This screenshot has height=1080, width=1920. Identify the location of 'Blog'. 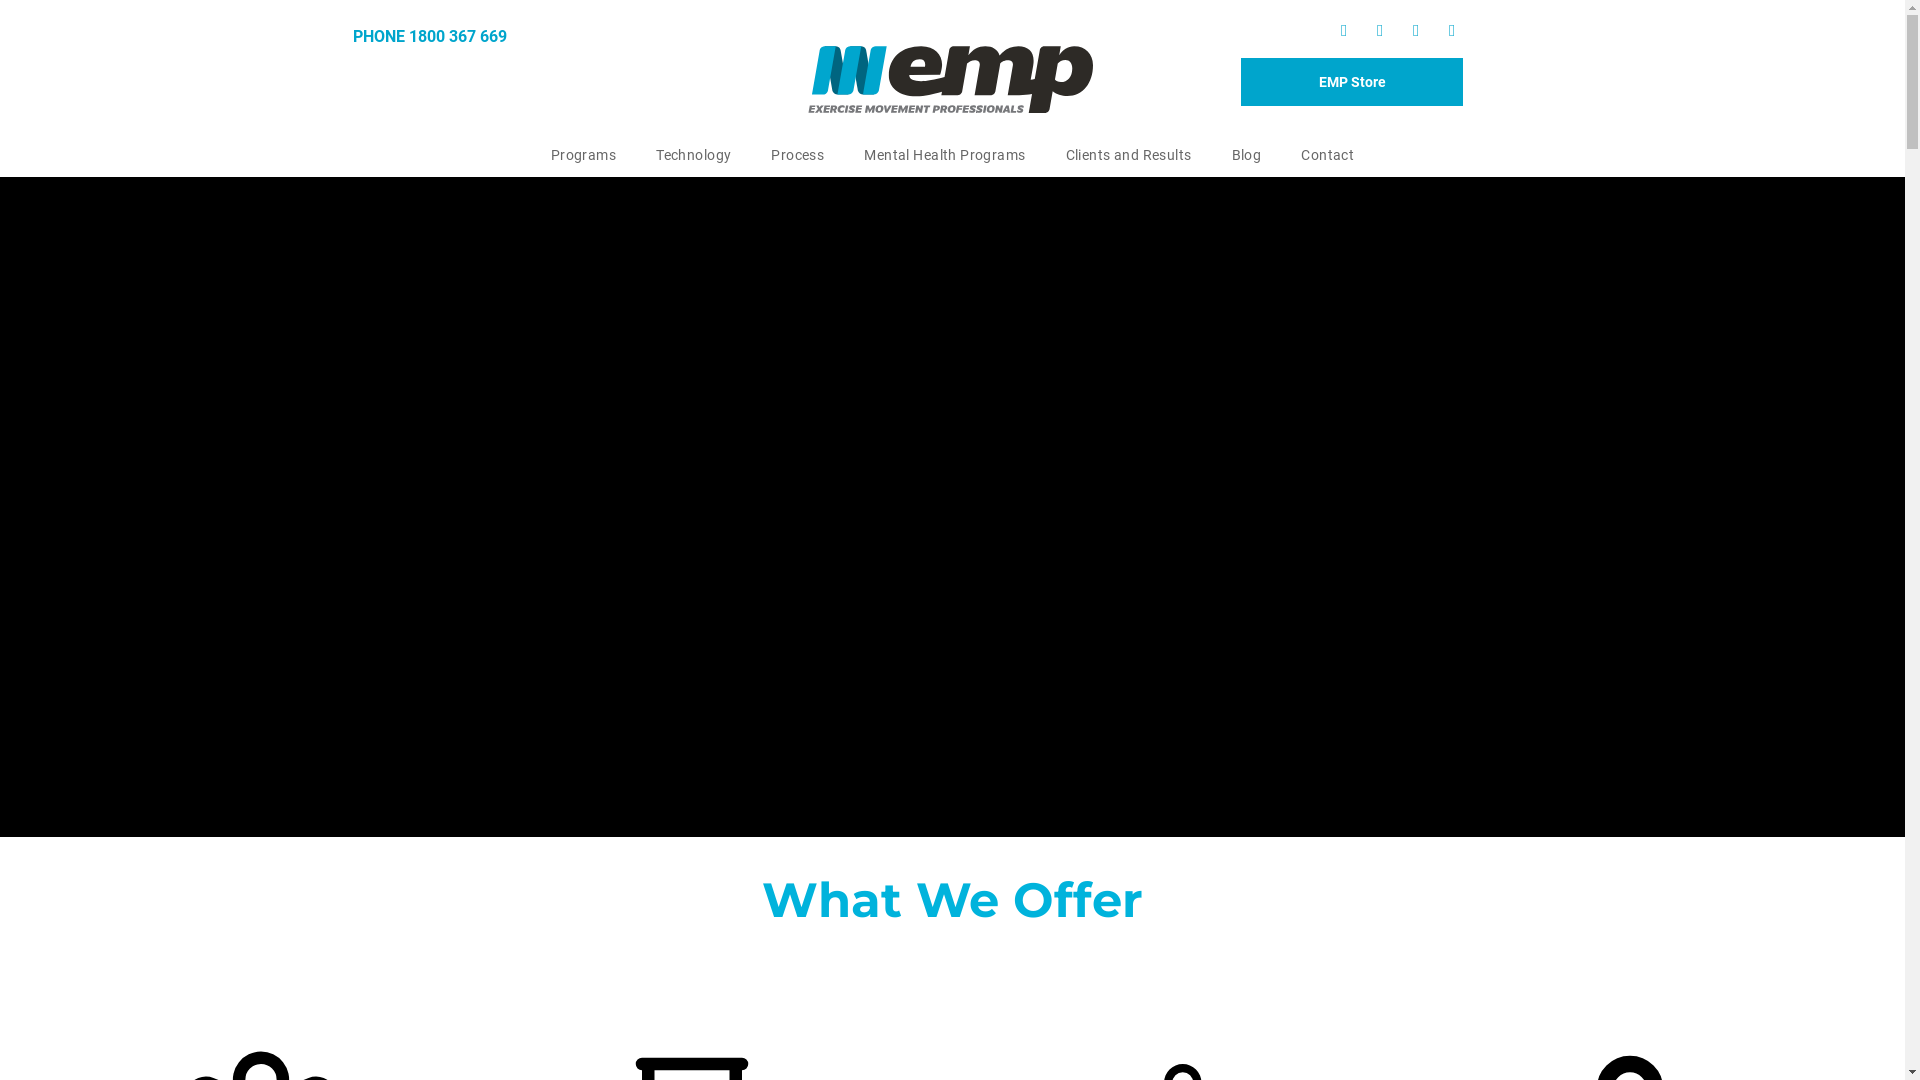
(1246, 154).